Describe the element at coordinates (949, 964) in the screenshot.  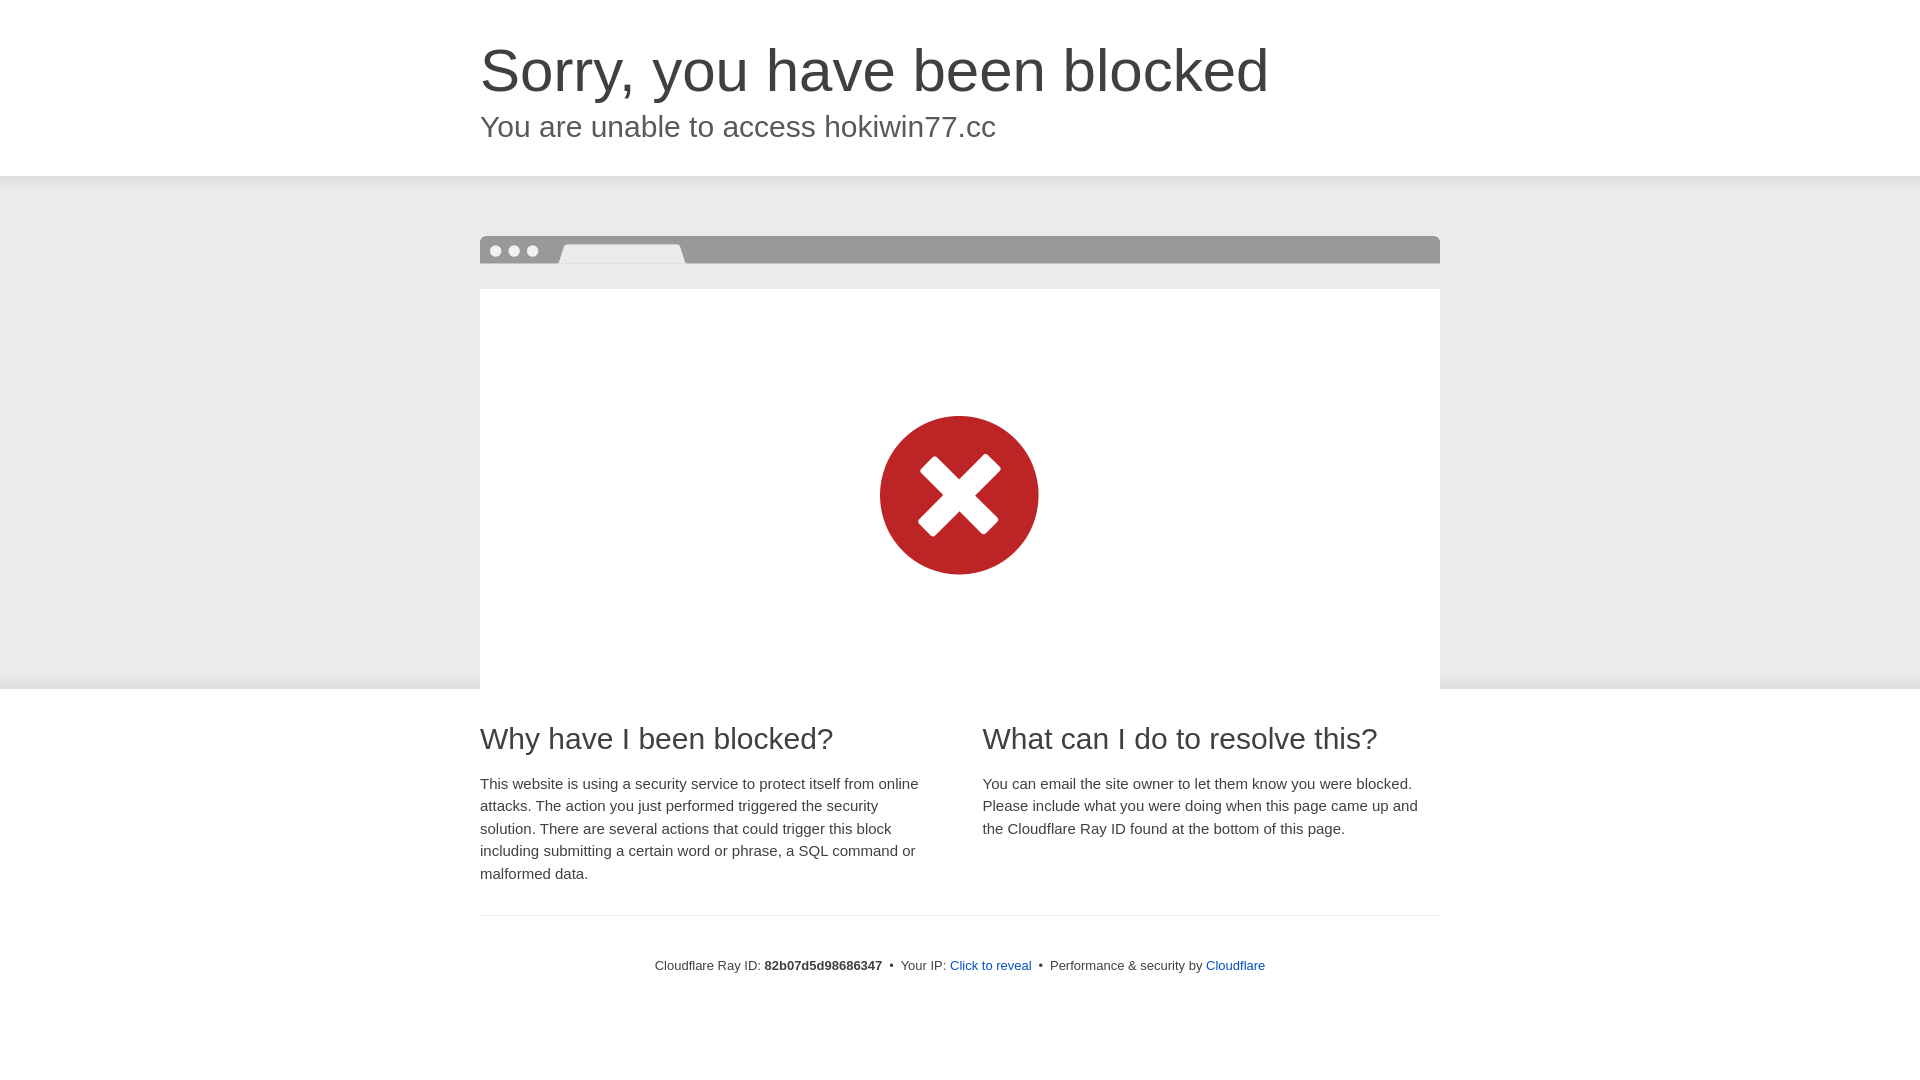
I see `'Click to reveal'` at that location.